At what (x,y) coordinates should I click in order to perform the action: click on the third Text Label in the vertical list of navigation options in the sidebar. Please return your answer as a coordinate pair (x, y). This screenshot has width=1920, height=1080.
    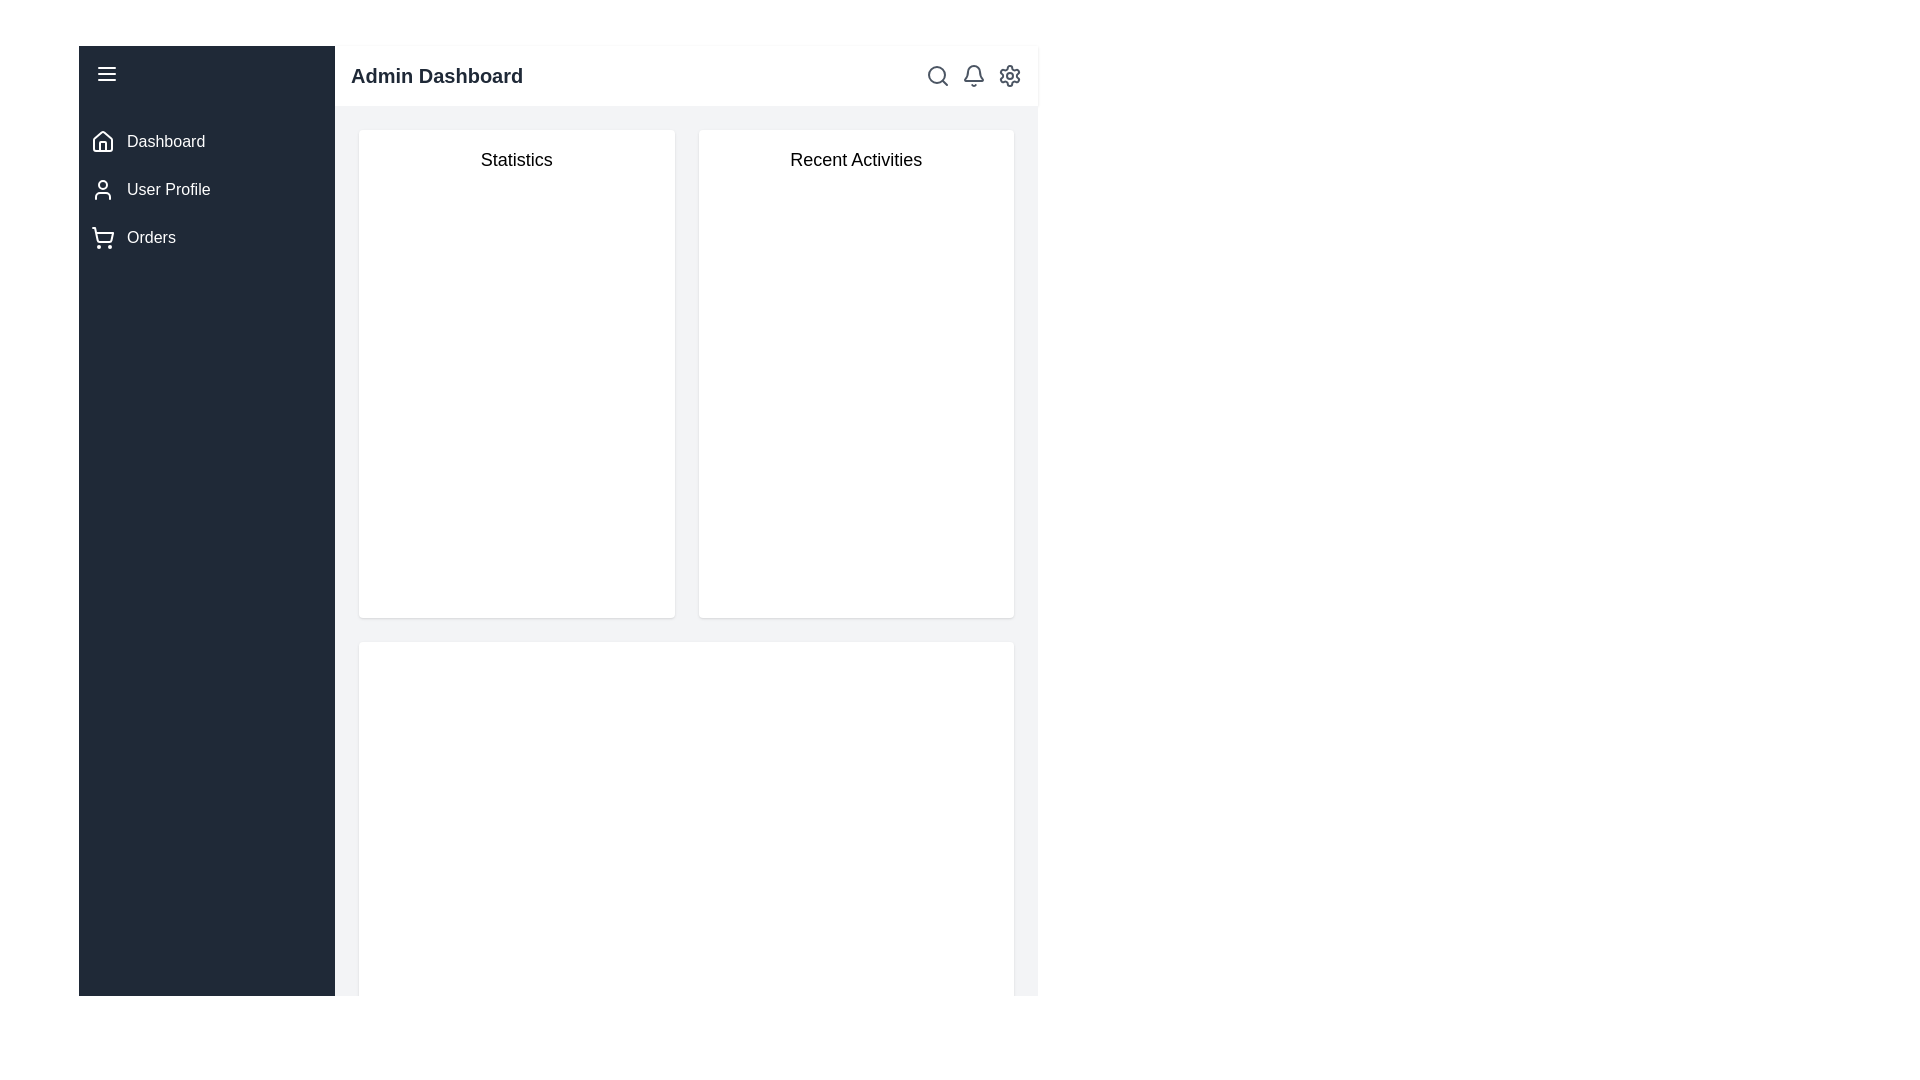
    Looking at the image, I should click on (150, 237).